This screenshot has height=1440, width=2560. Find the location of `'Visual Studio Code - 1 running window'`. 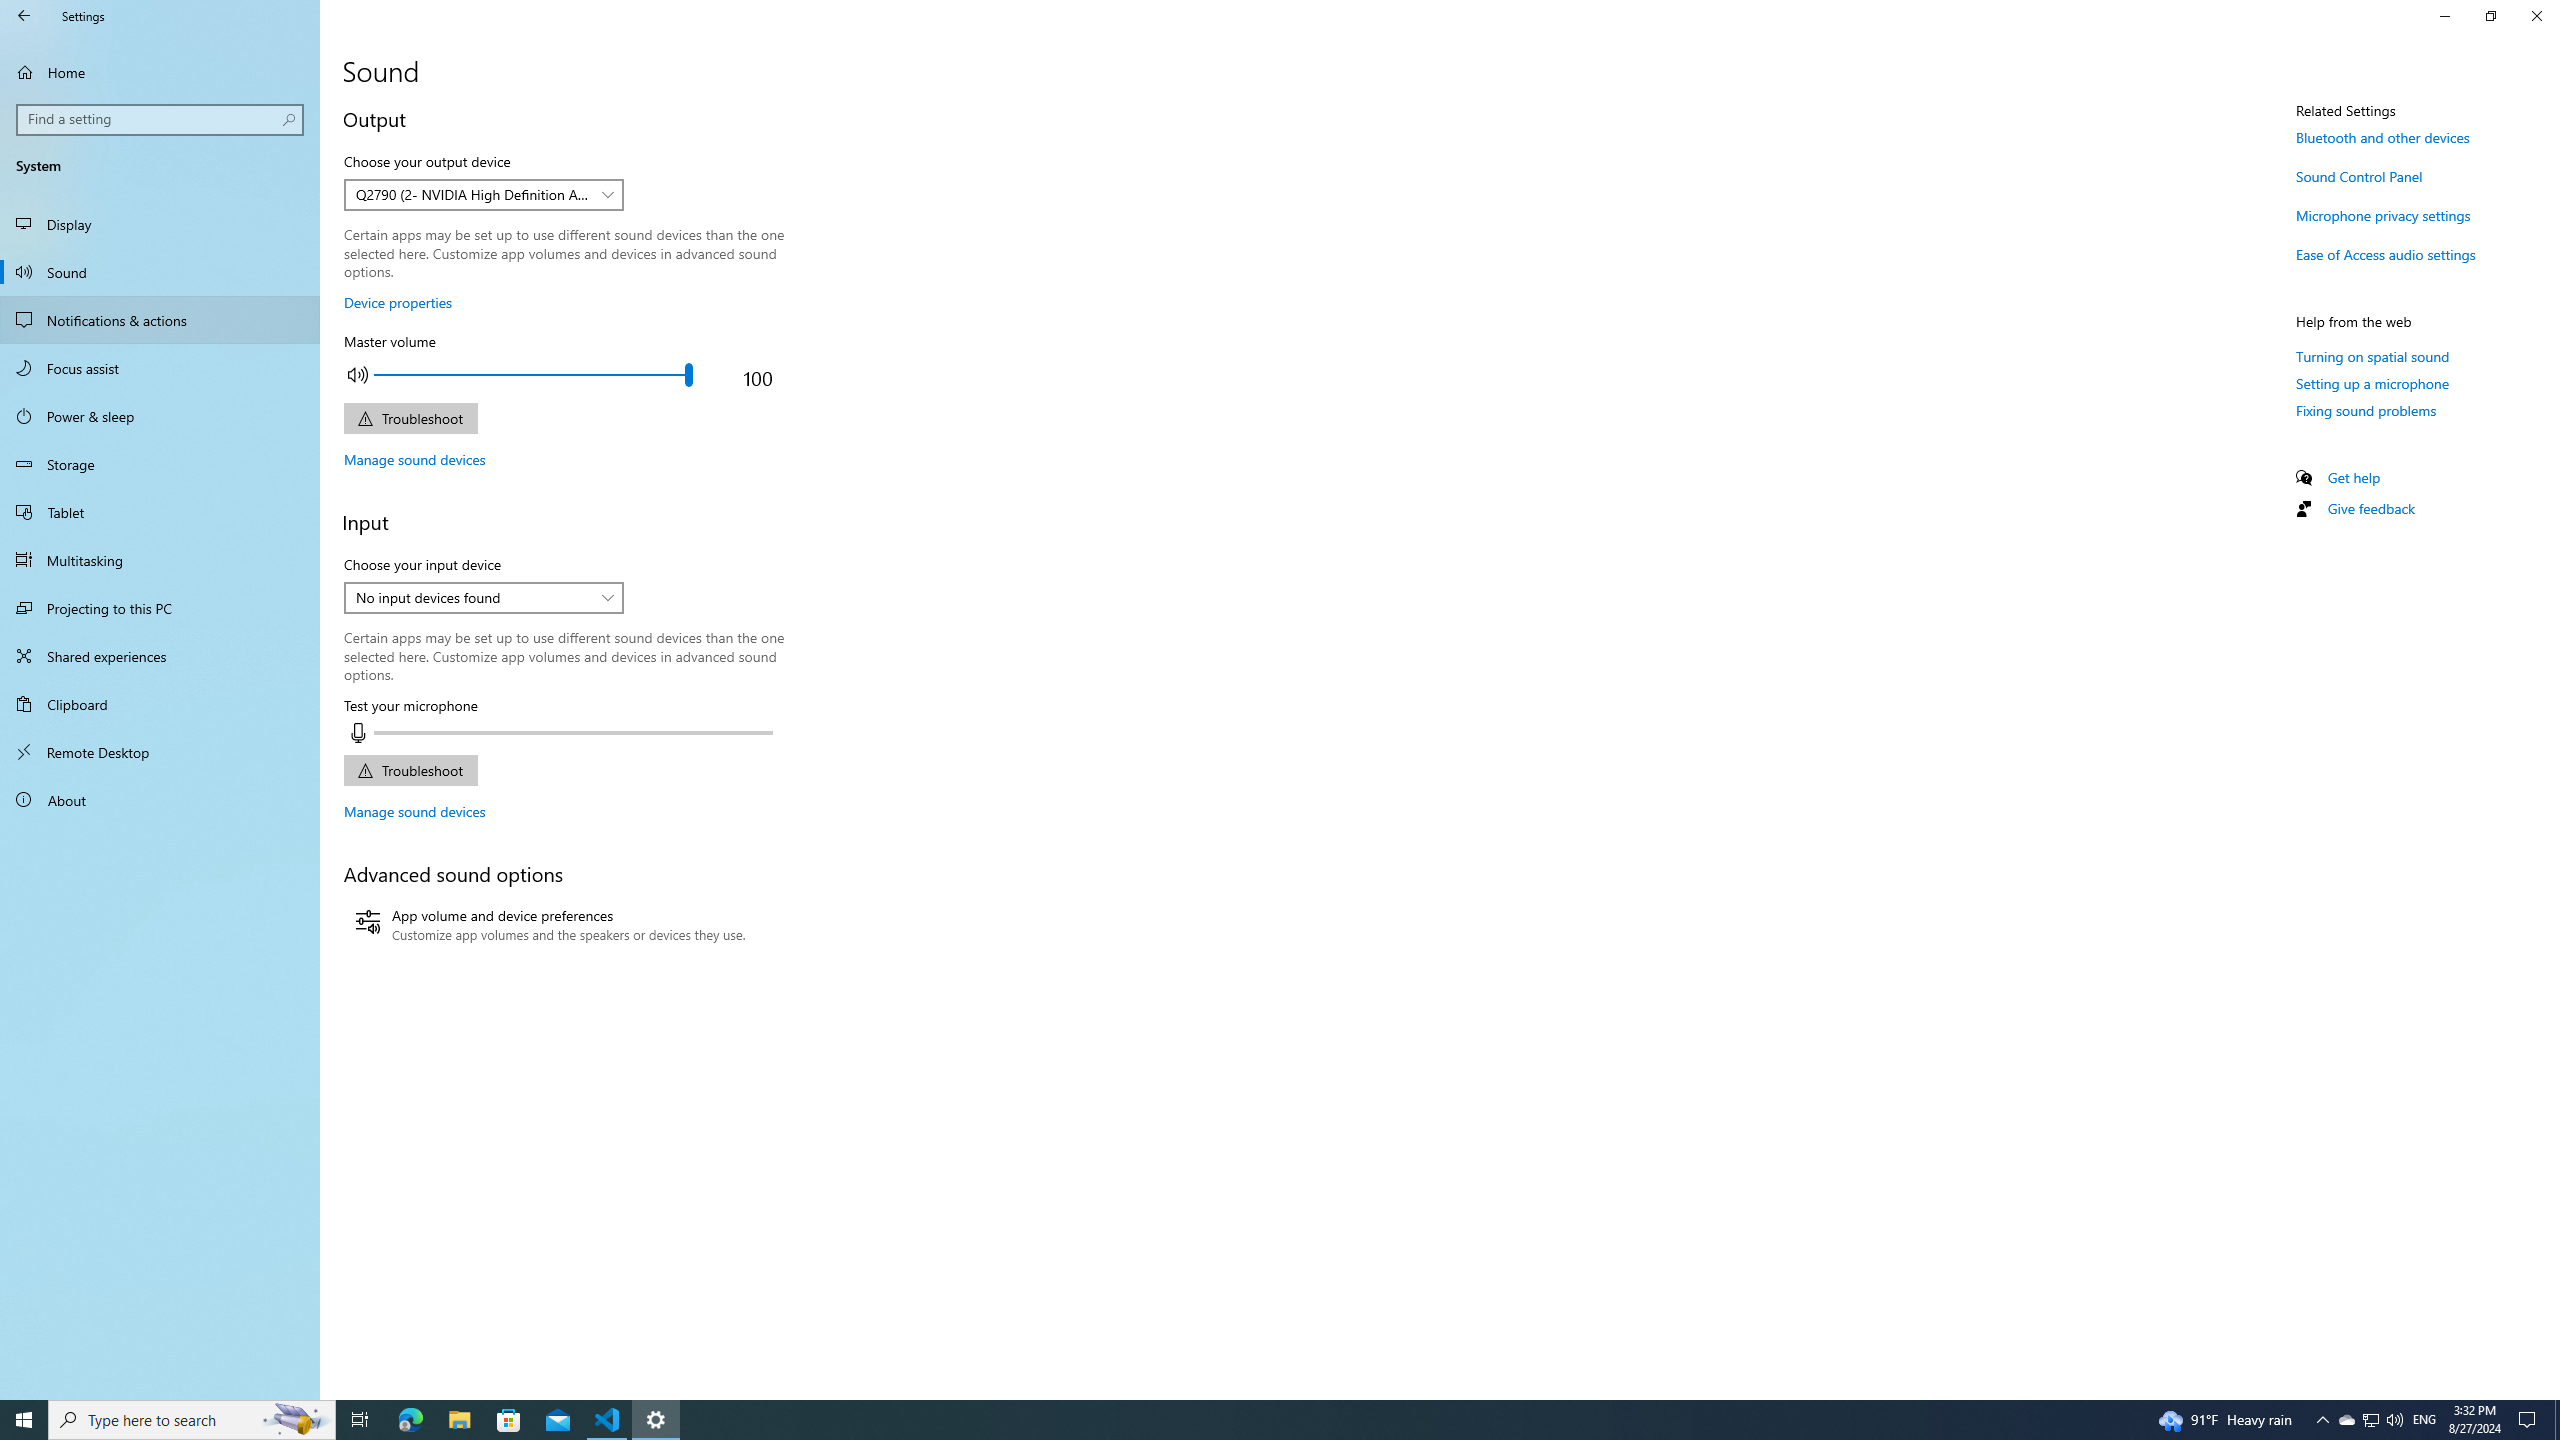

'Visual Studio Code - 1 running window' is located at coordinates (607, 1418).